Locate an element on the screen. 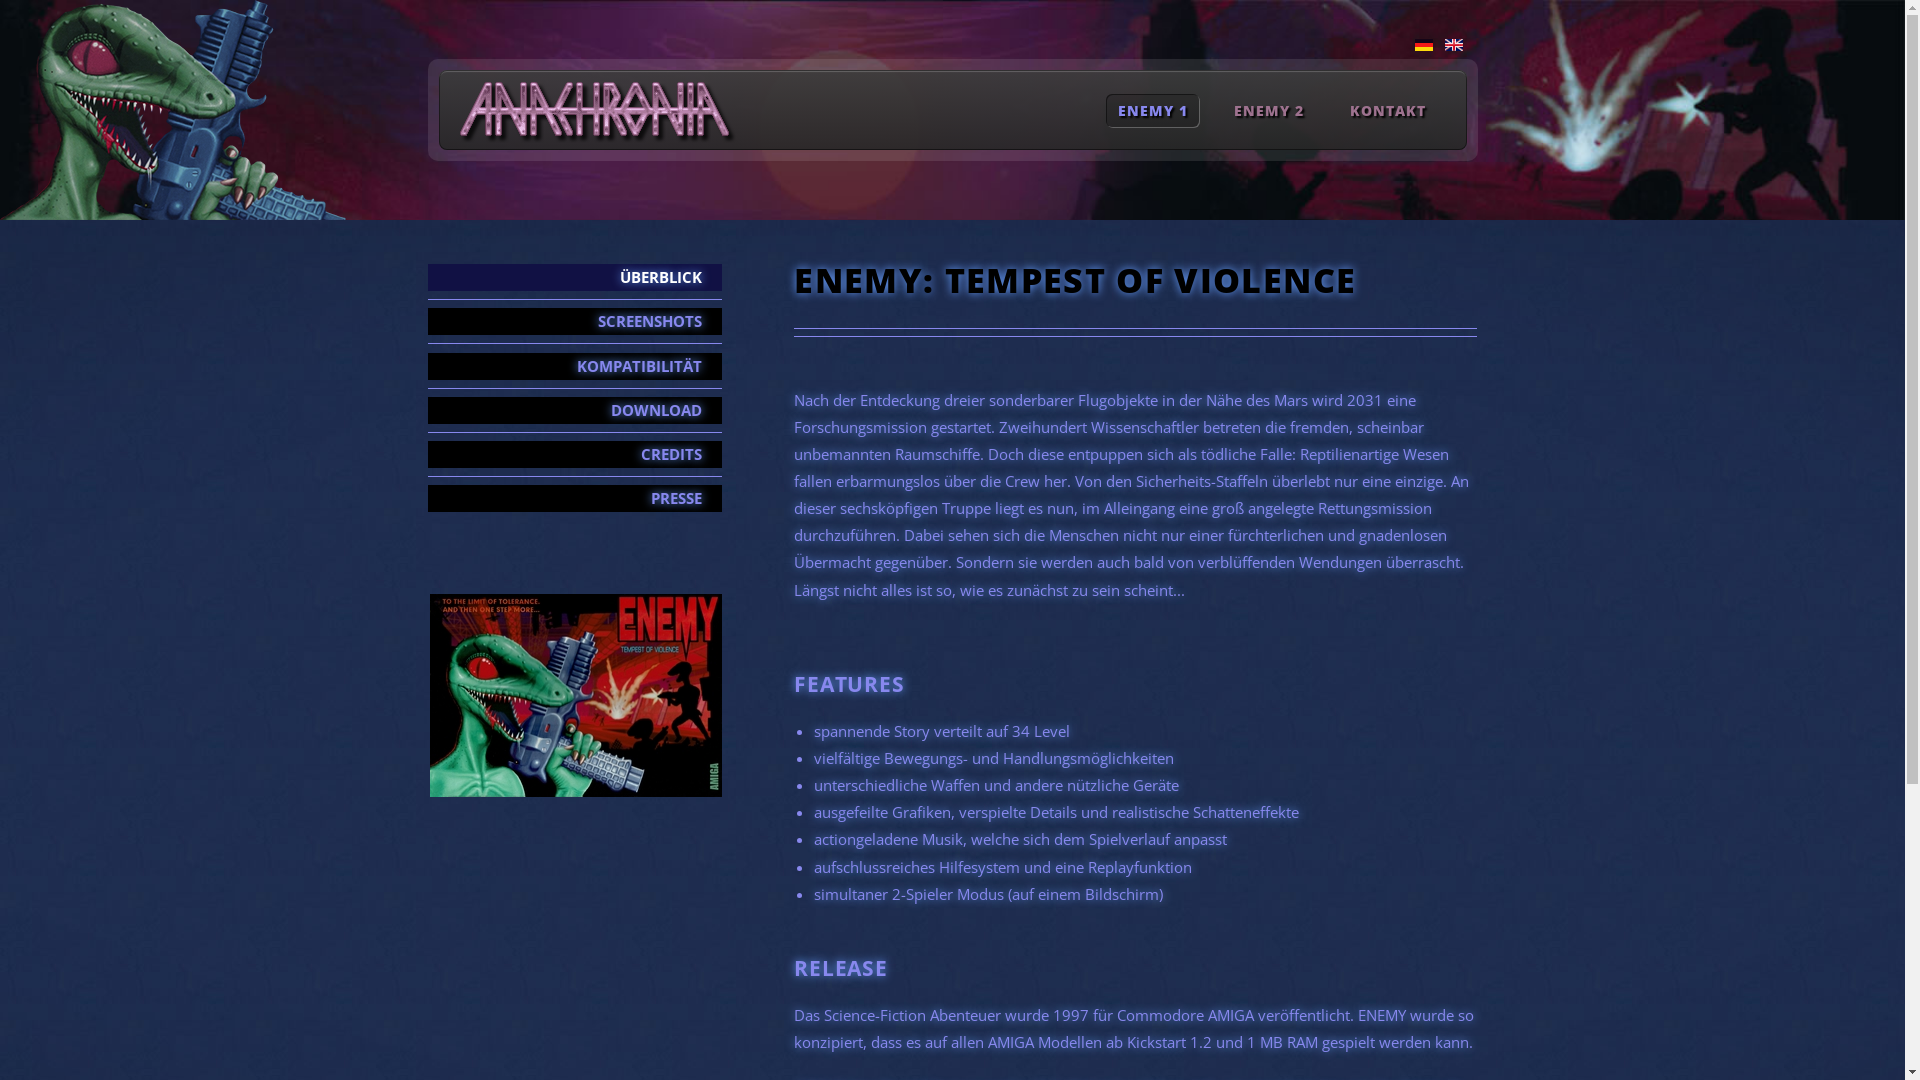 This screenshot has width=1920, height=1080. 'DOWNLOAD' is located at coordinates (574, 409).